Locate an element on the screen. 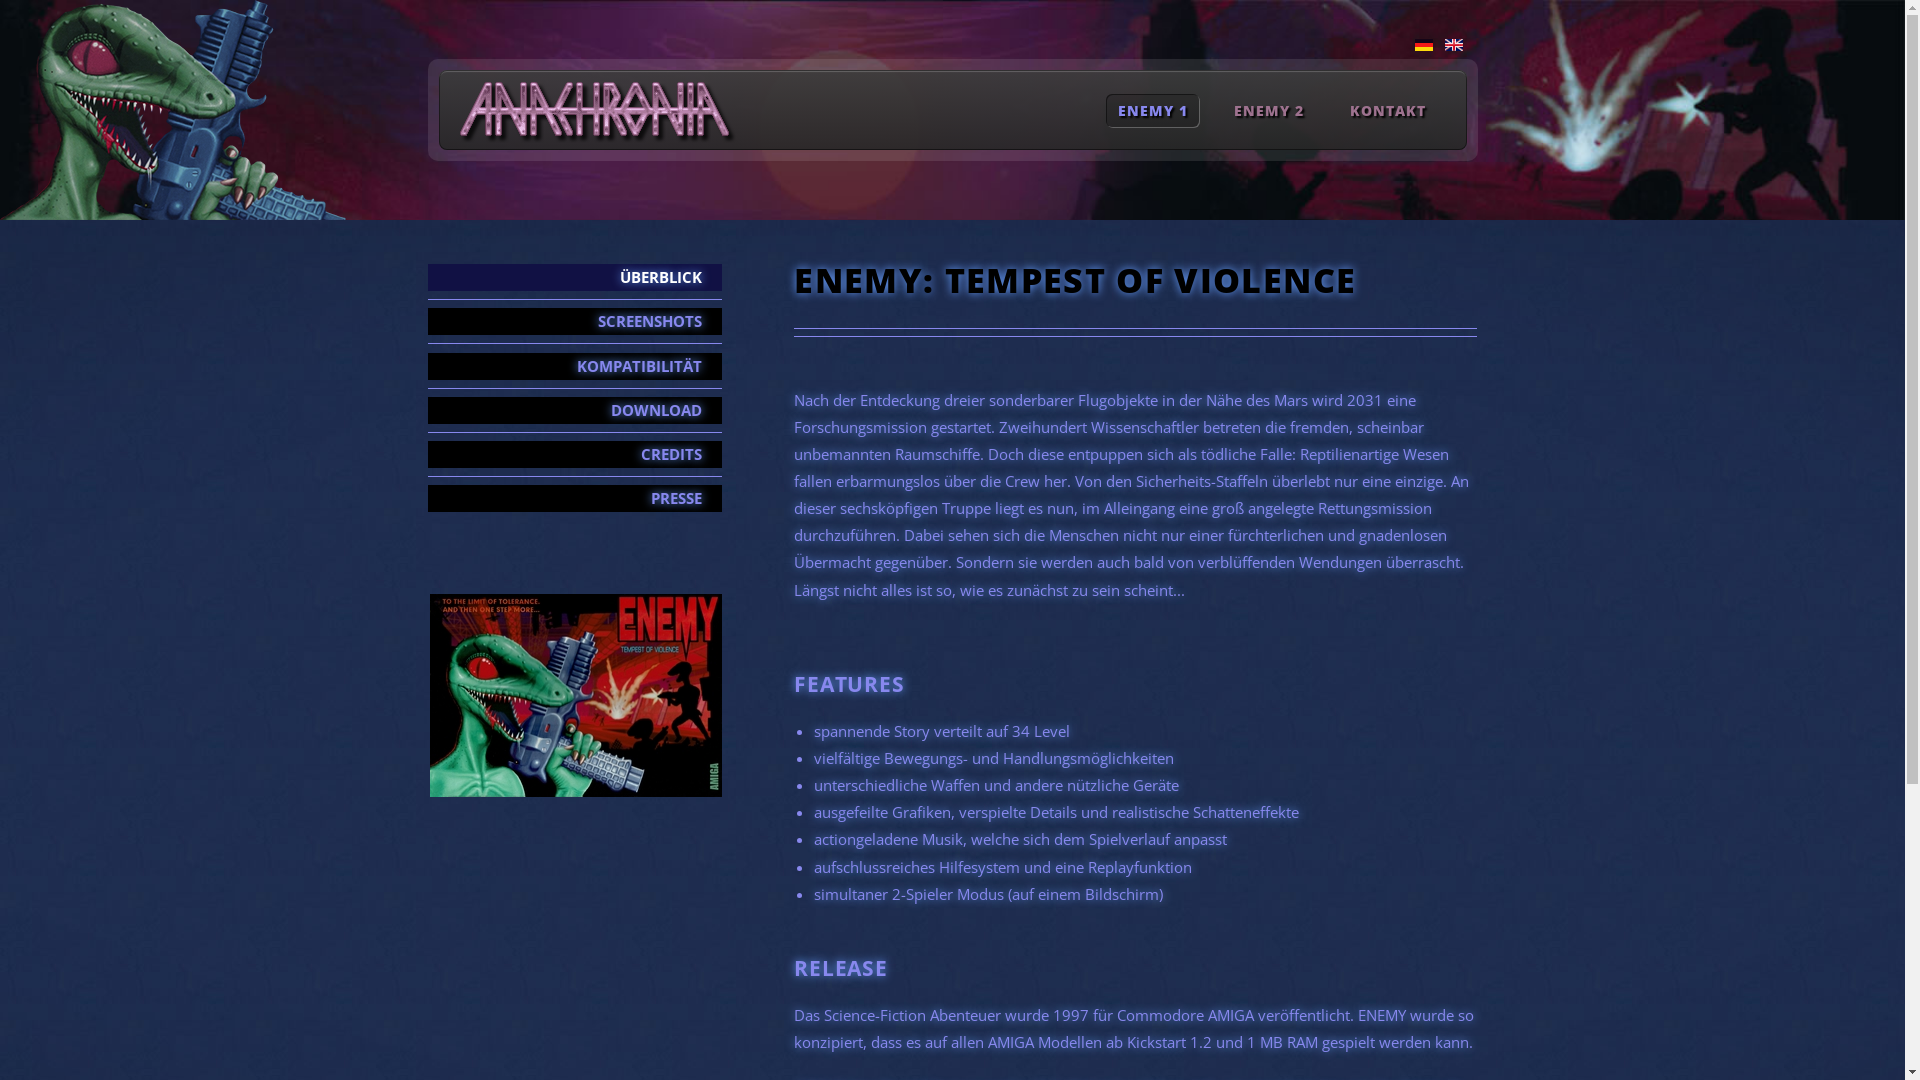 This screenshot has width=1920, height=1080. 'DOWNLOAD' is located at coordinates (574, 409).